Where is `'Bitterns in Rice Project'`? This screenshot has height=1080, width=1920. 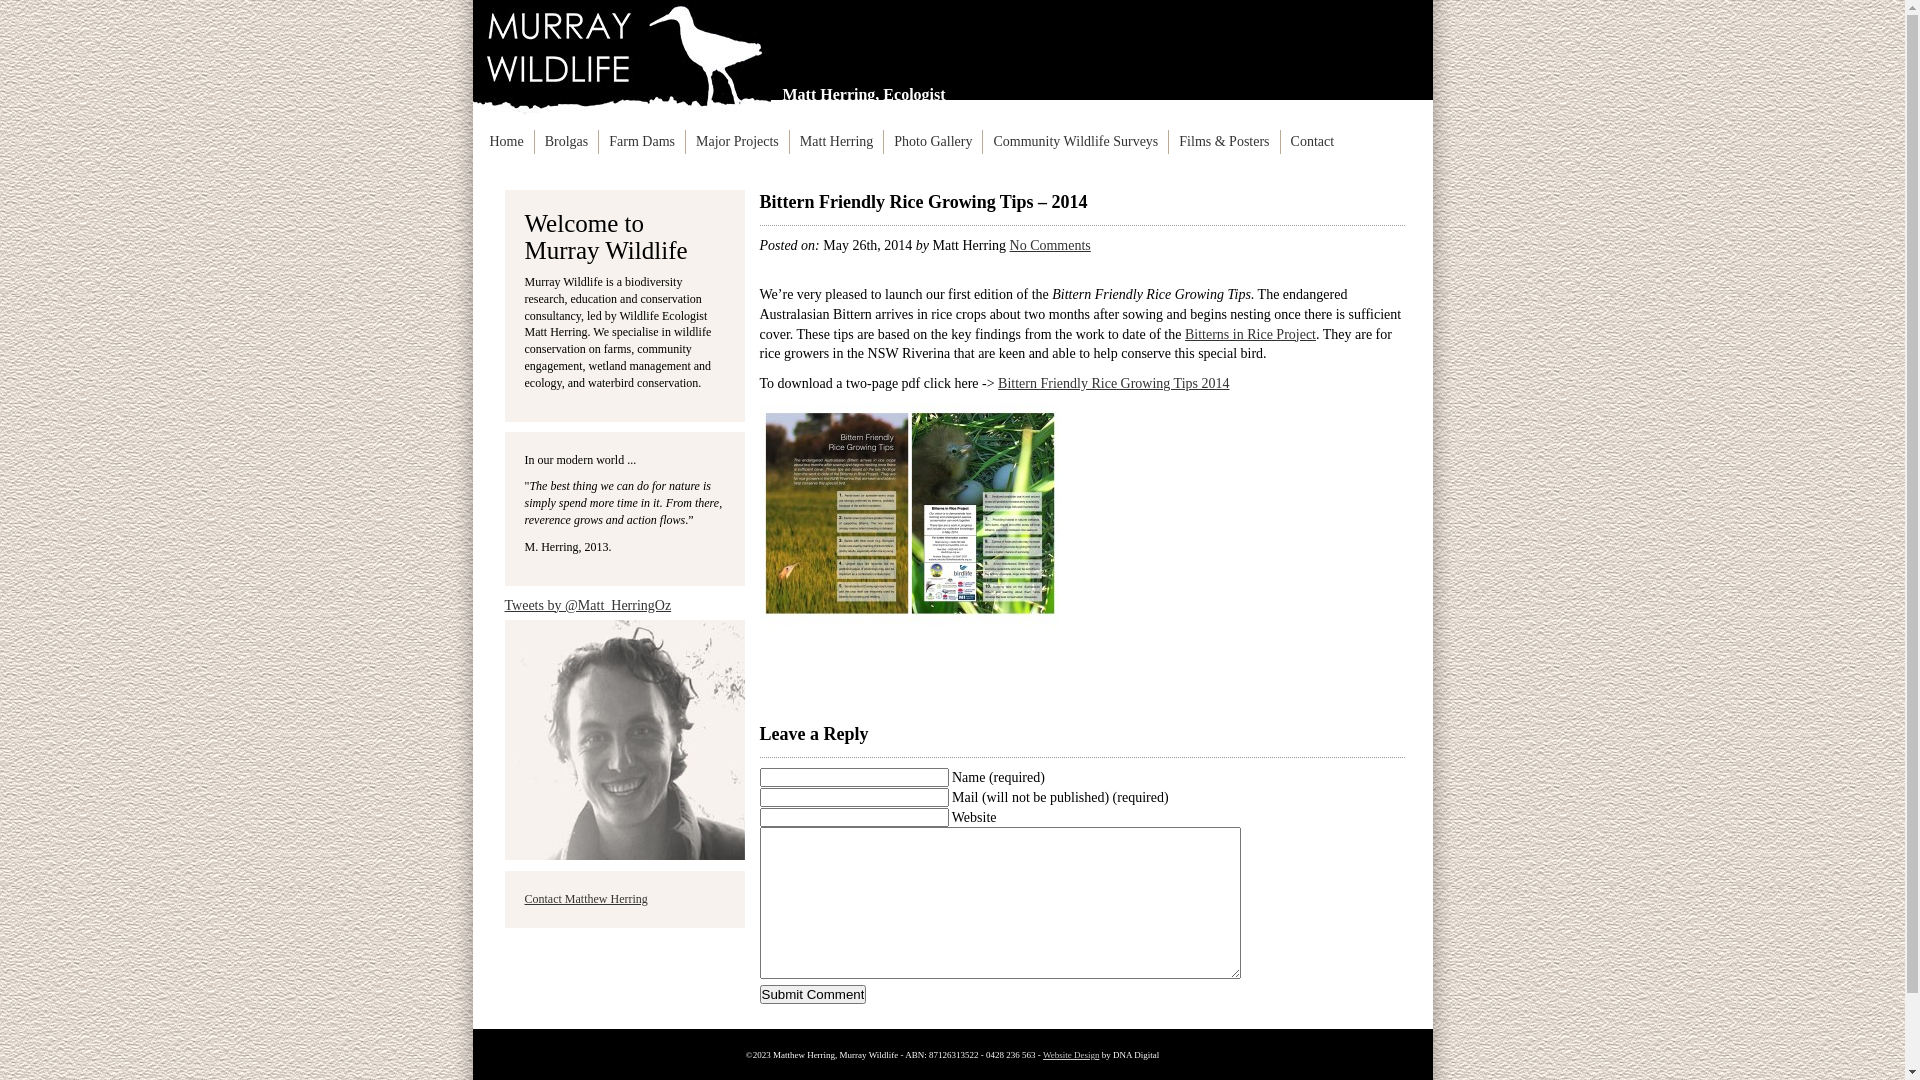 'Bitterns in Rice Project' is located at coordinates (1185, 333).